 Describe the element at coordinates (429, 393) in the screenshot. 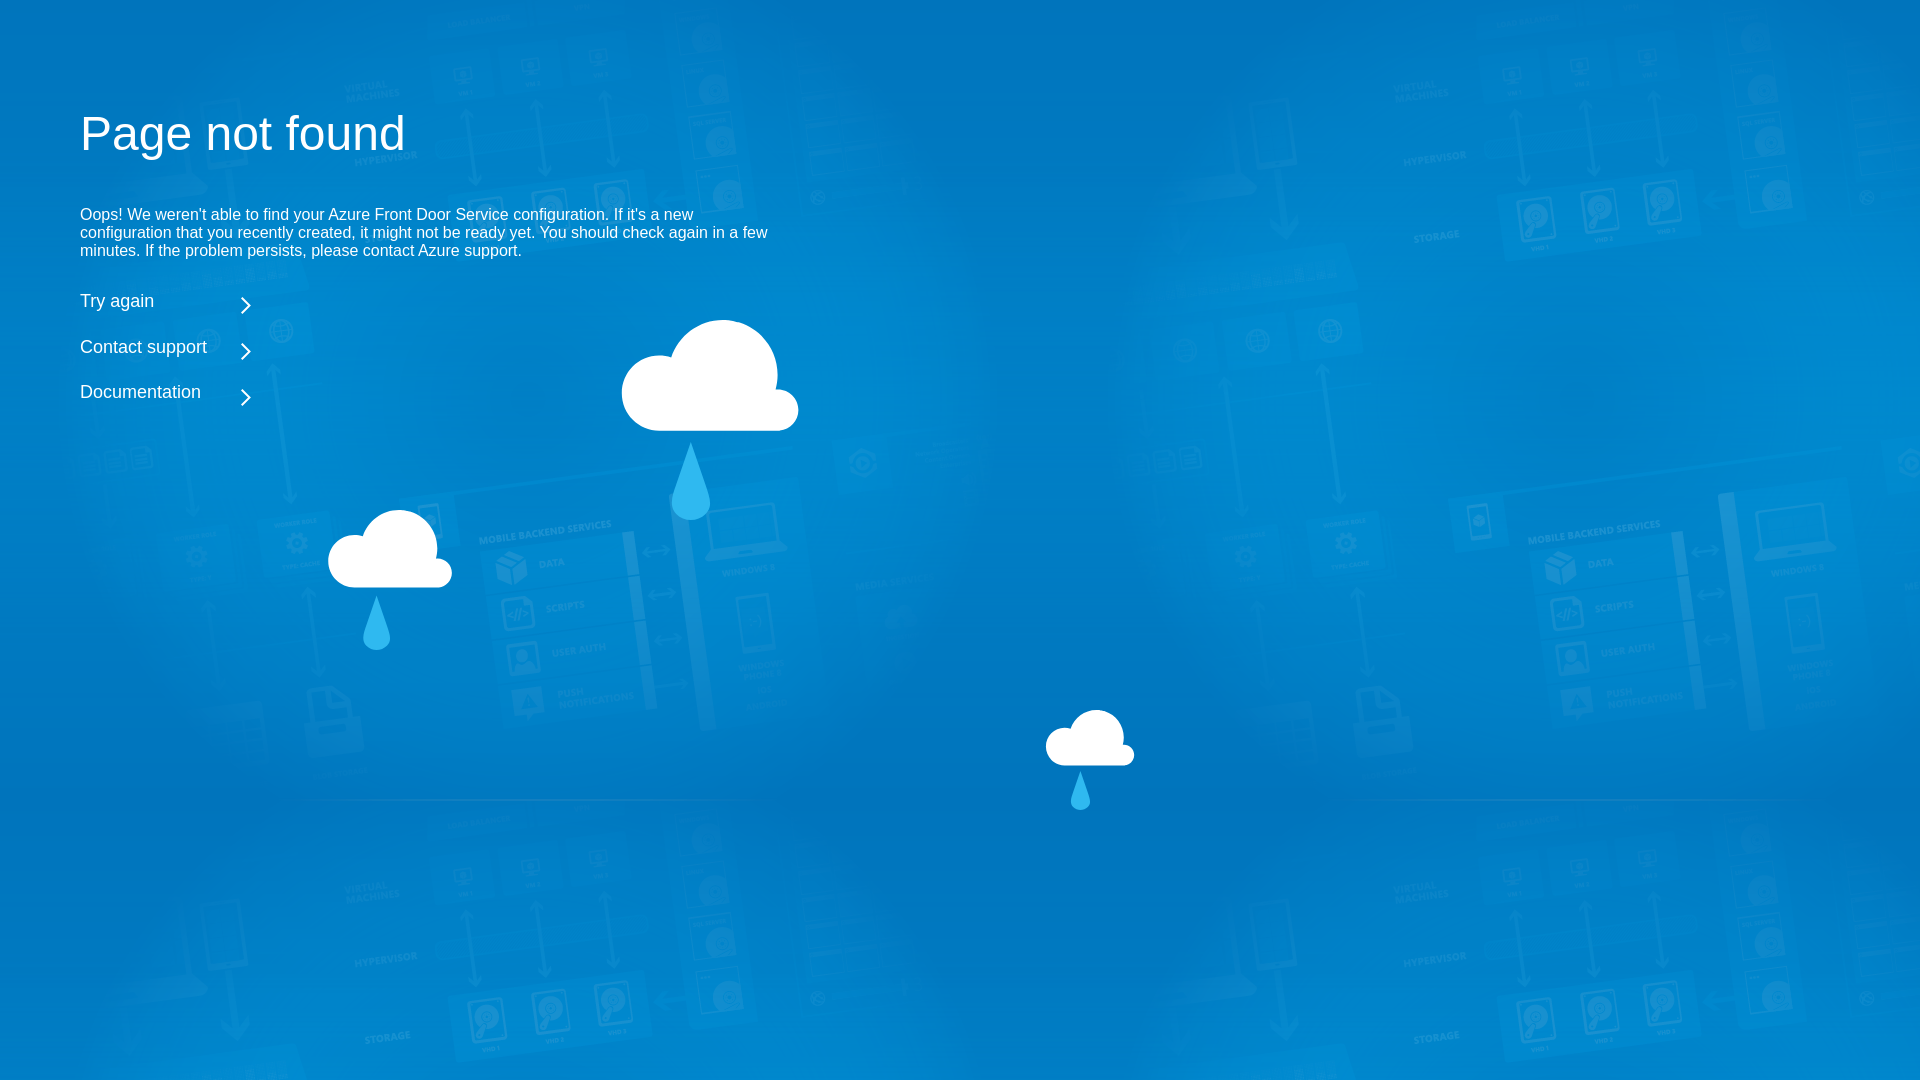

I see `'Documentation'` at that location.